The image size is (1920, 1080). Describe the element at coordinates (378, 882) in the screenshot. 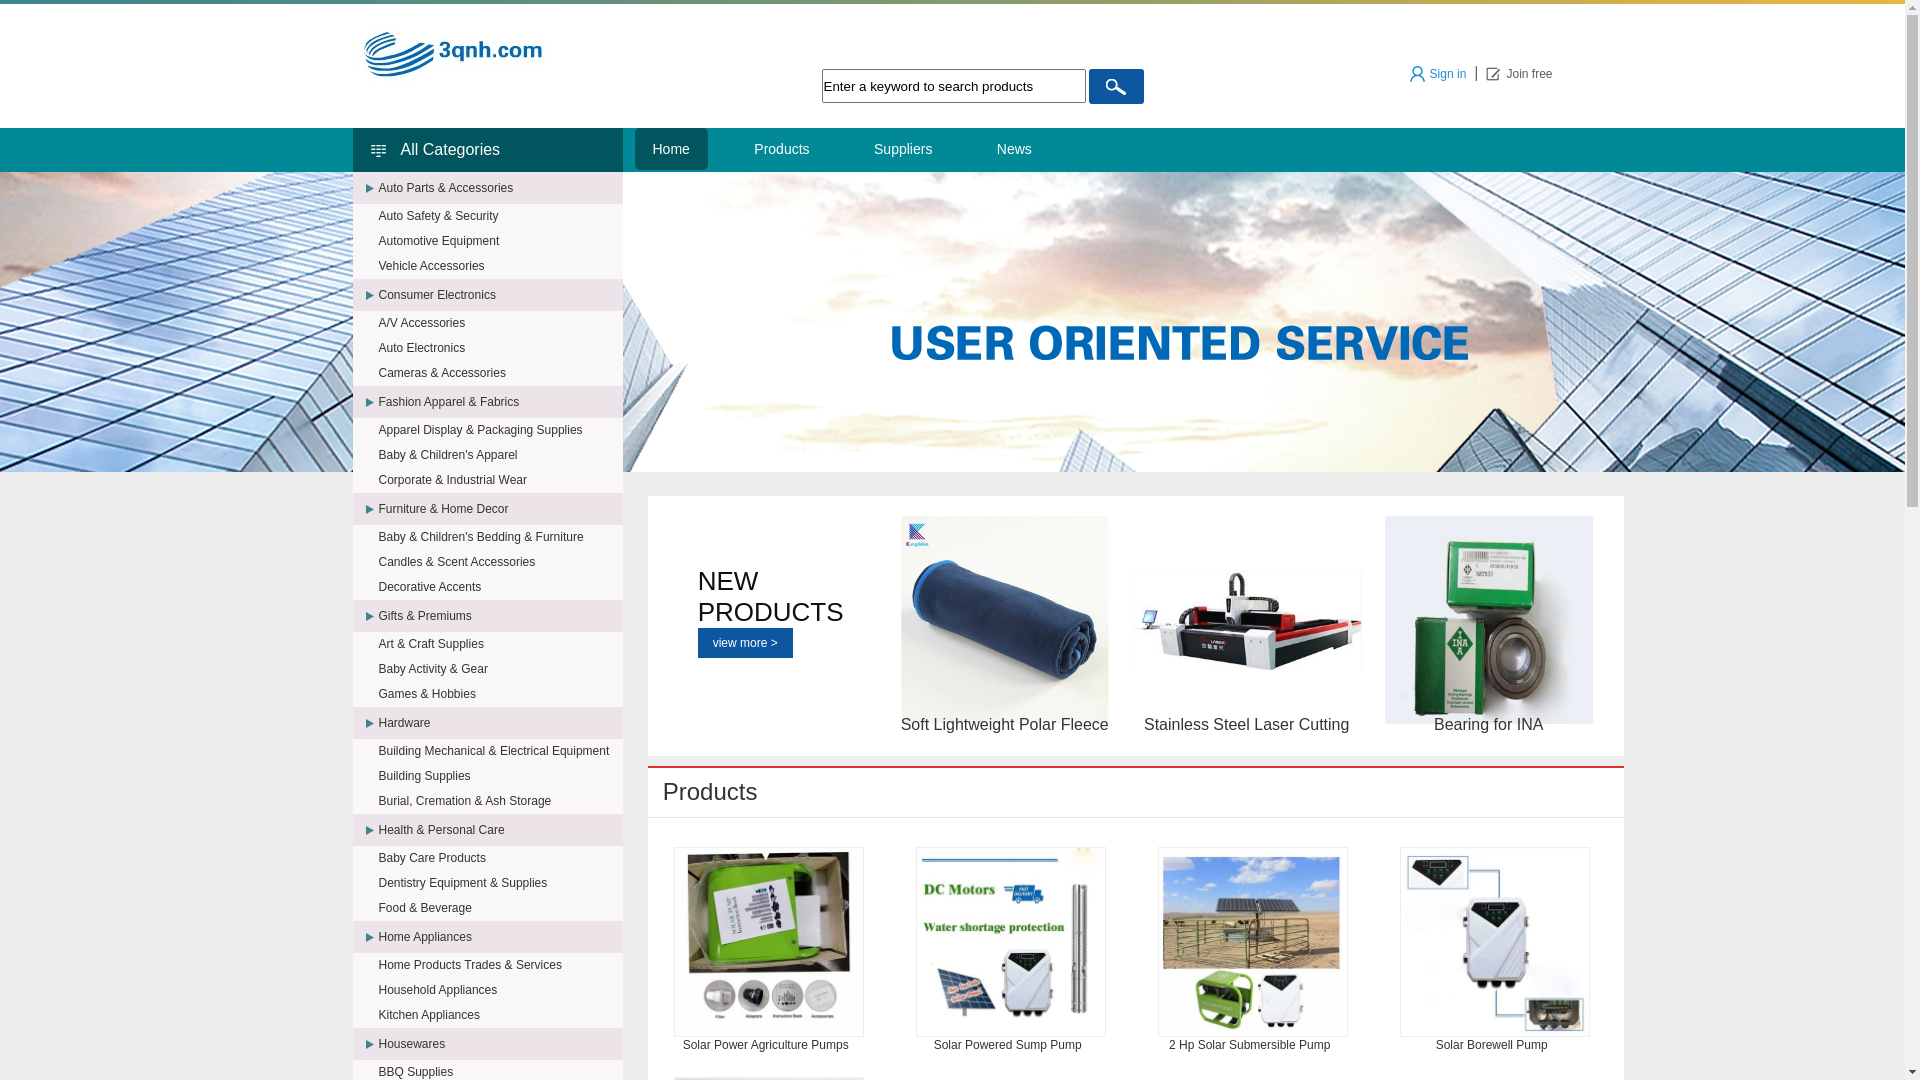

I see `'Dentistry Equipment & Supplies'` at that location.